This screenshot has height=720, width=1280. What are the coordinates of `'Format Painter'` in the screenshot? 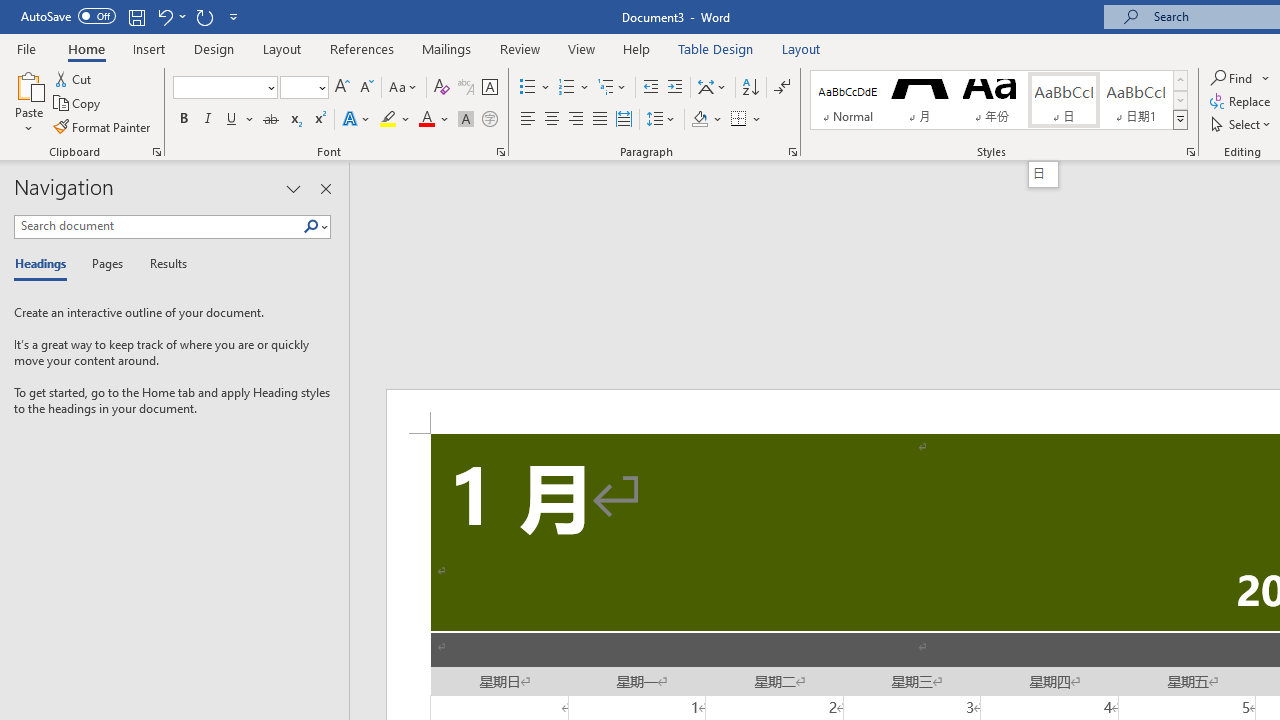 It's located at (102, 127).